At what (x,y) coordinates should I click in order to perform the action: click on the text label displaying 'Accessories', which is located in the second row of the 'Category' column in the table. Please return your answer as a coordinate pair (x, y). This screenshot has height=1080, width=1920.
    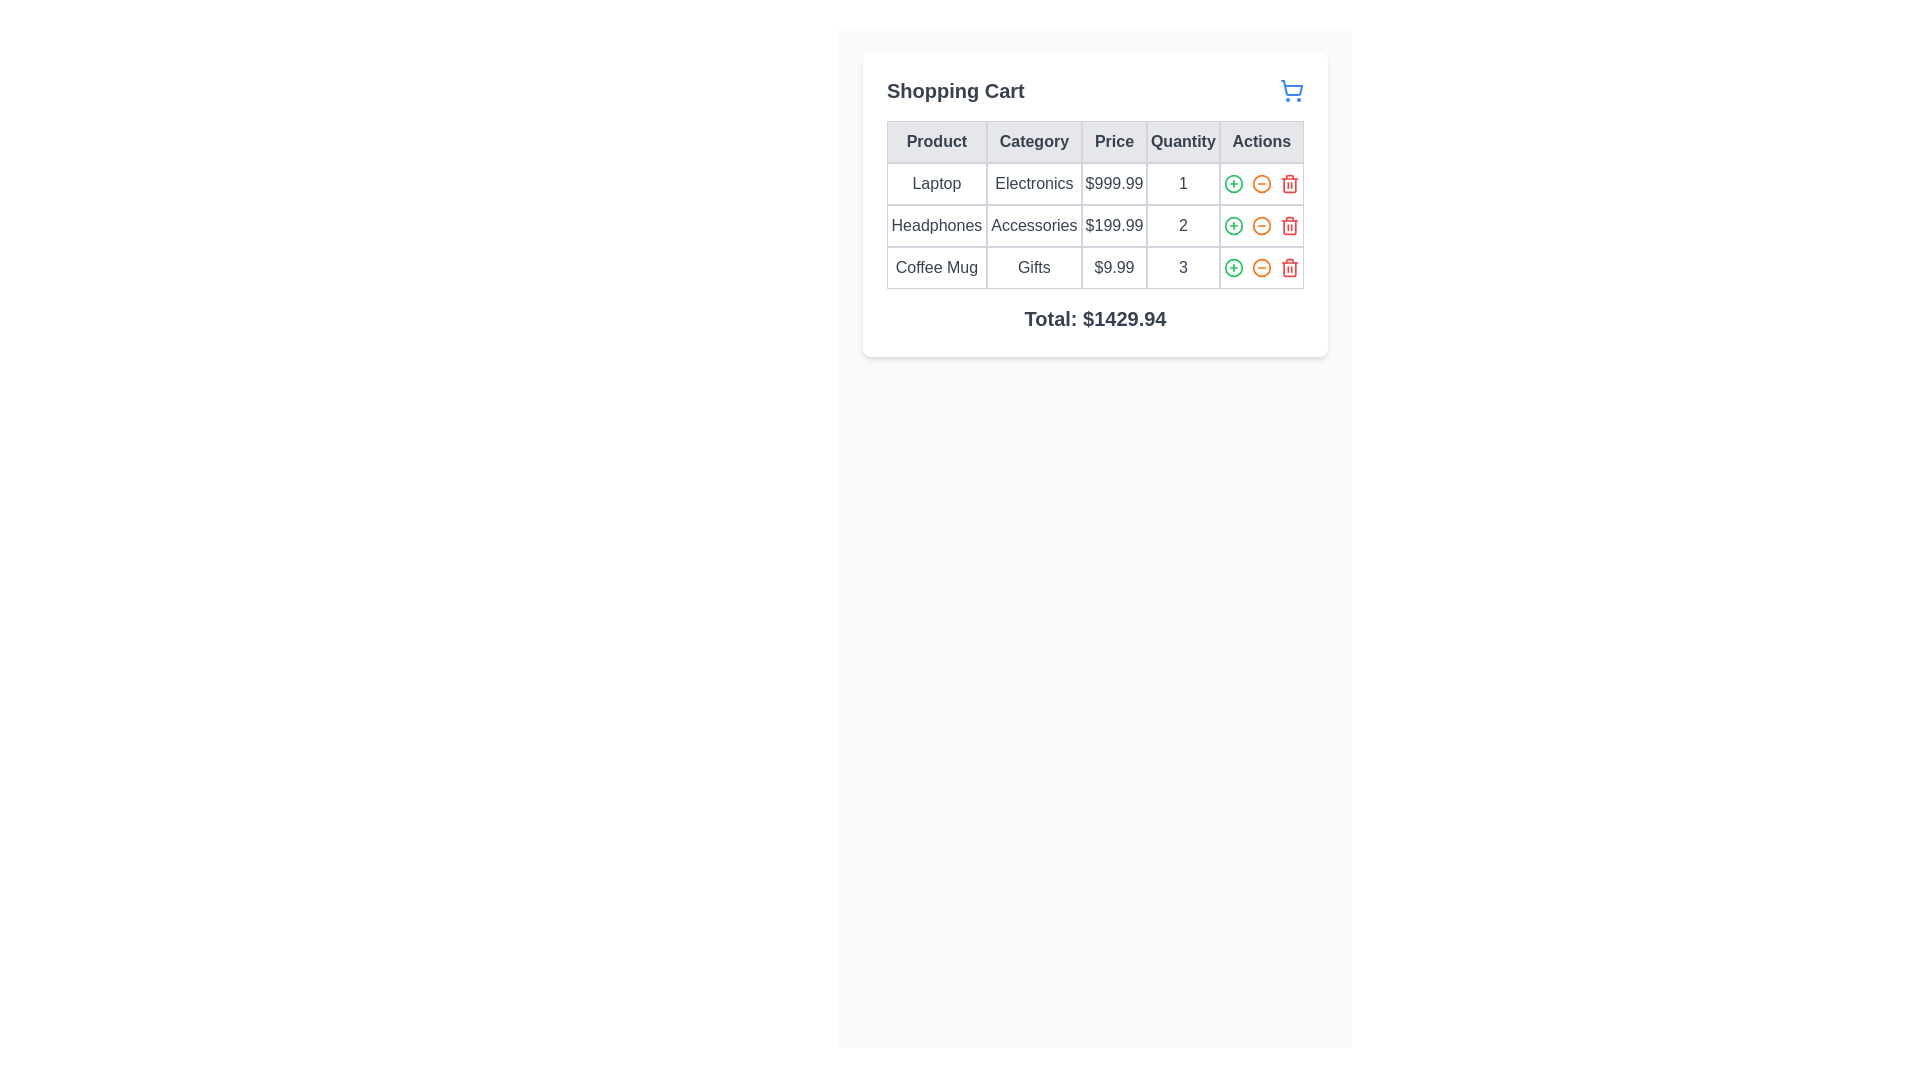
    Looking at the image, I should click on (1034, 225).